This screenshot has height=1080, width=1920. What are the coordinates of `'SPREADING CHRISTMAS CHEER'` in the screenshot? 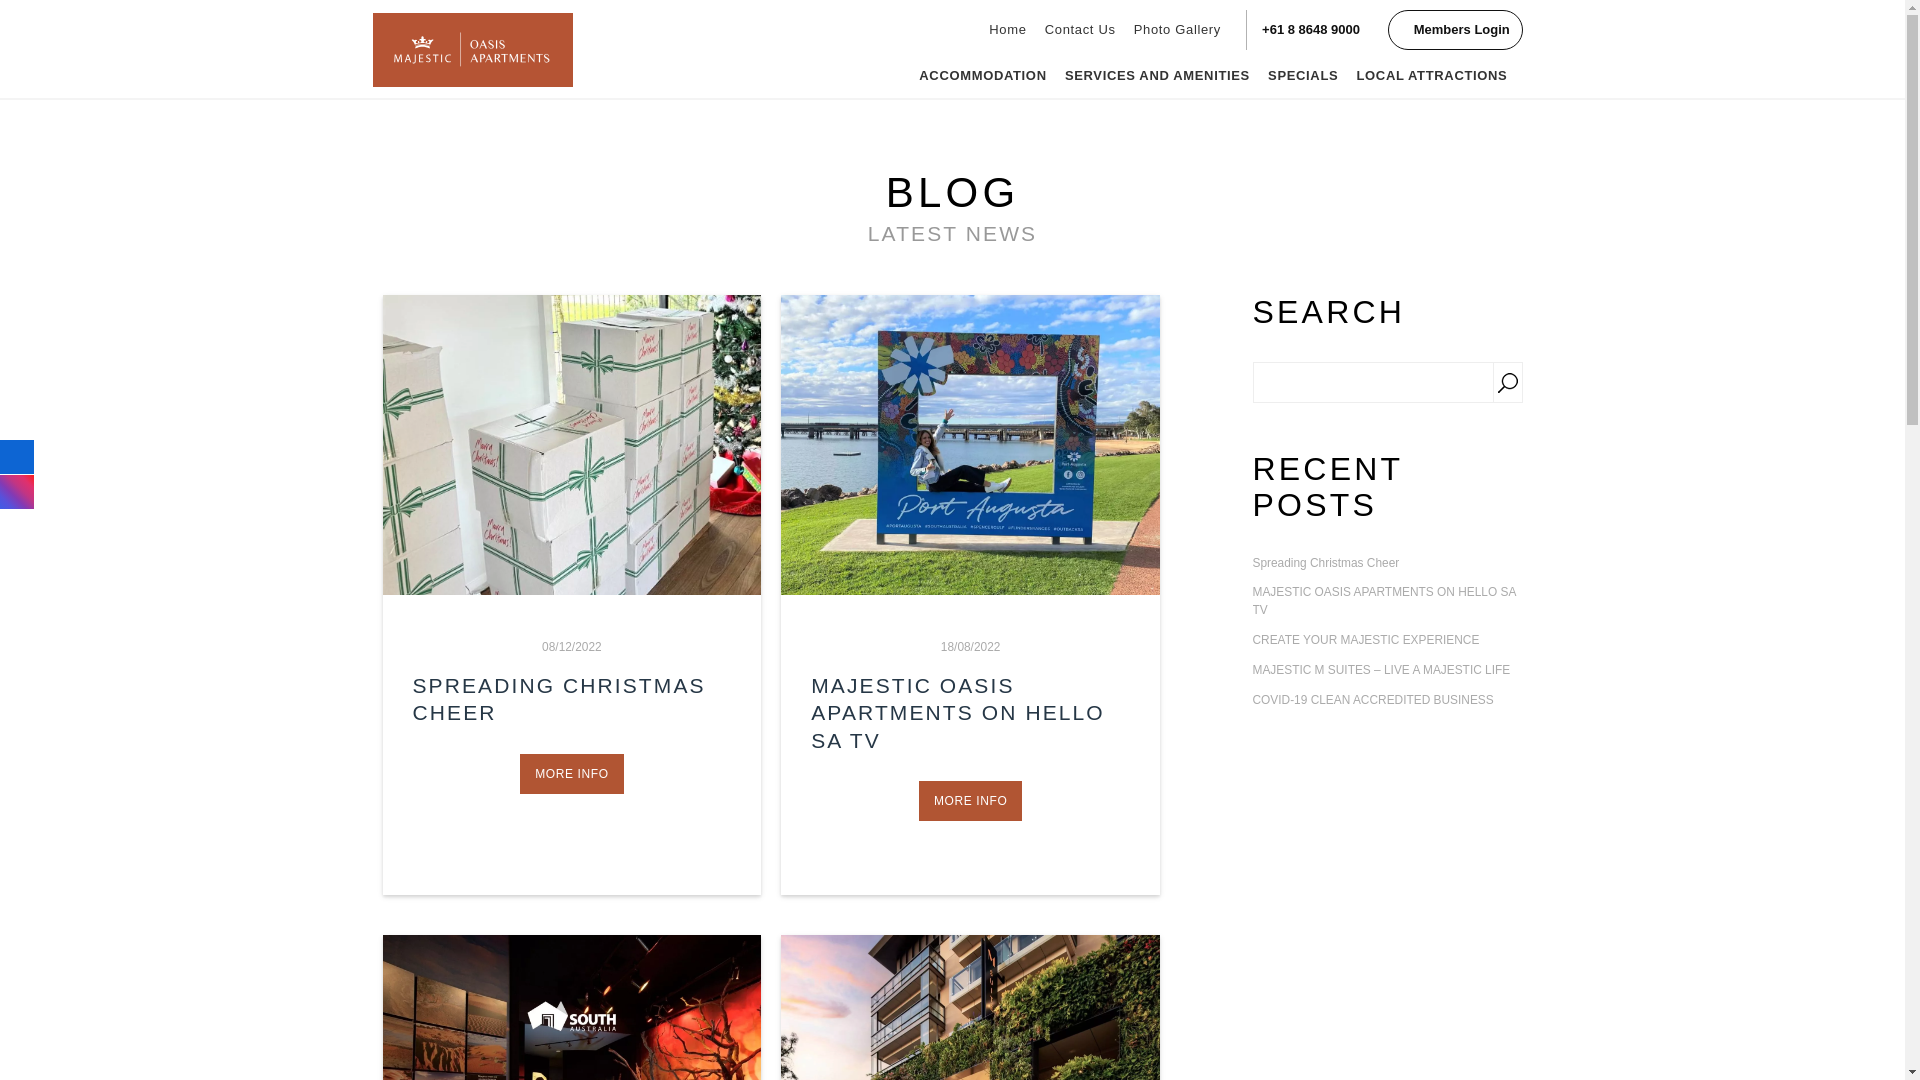 It's located at (558, 697).